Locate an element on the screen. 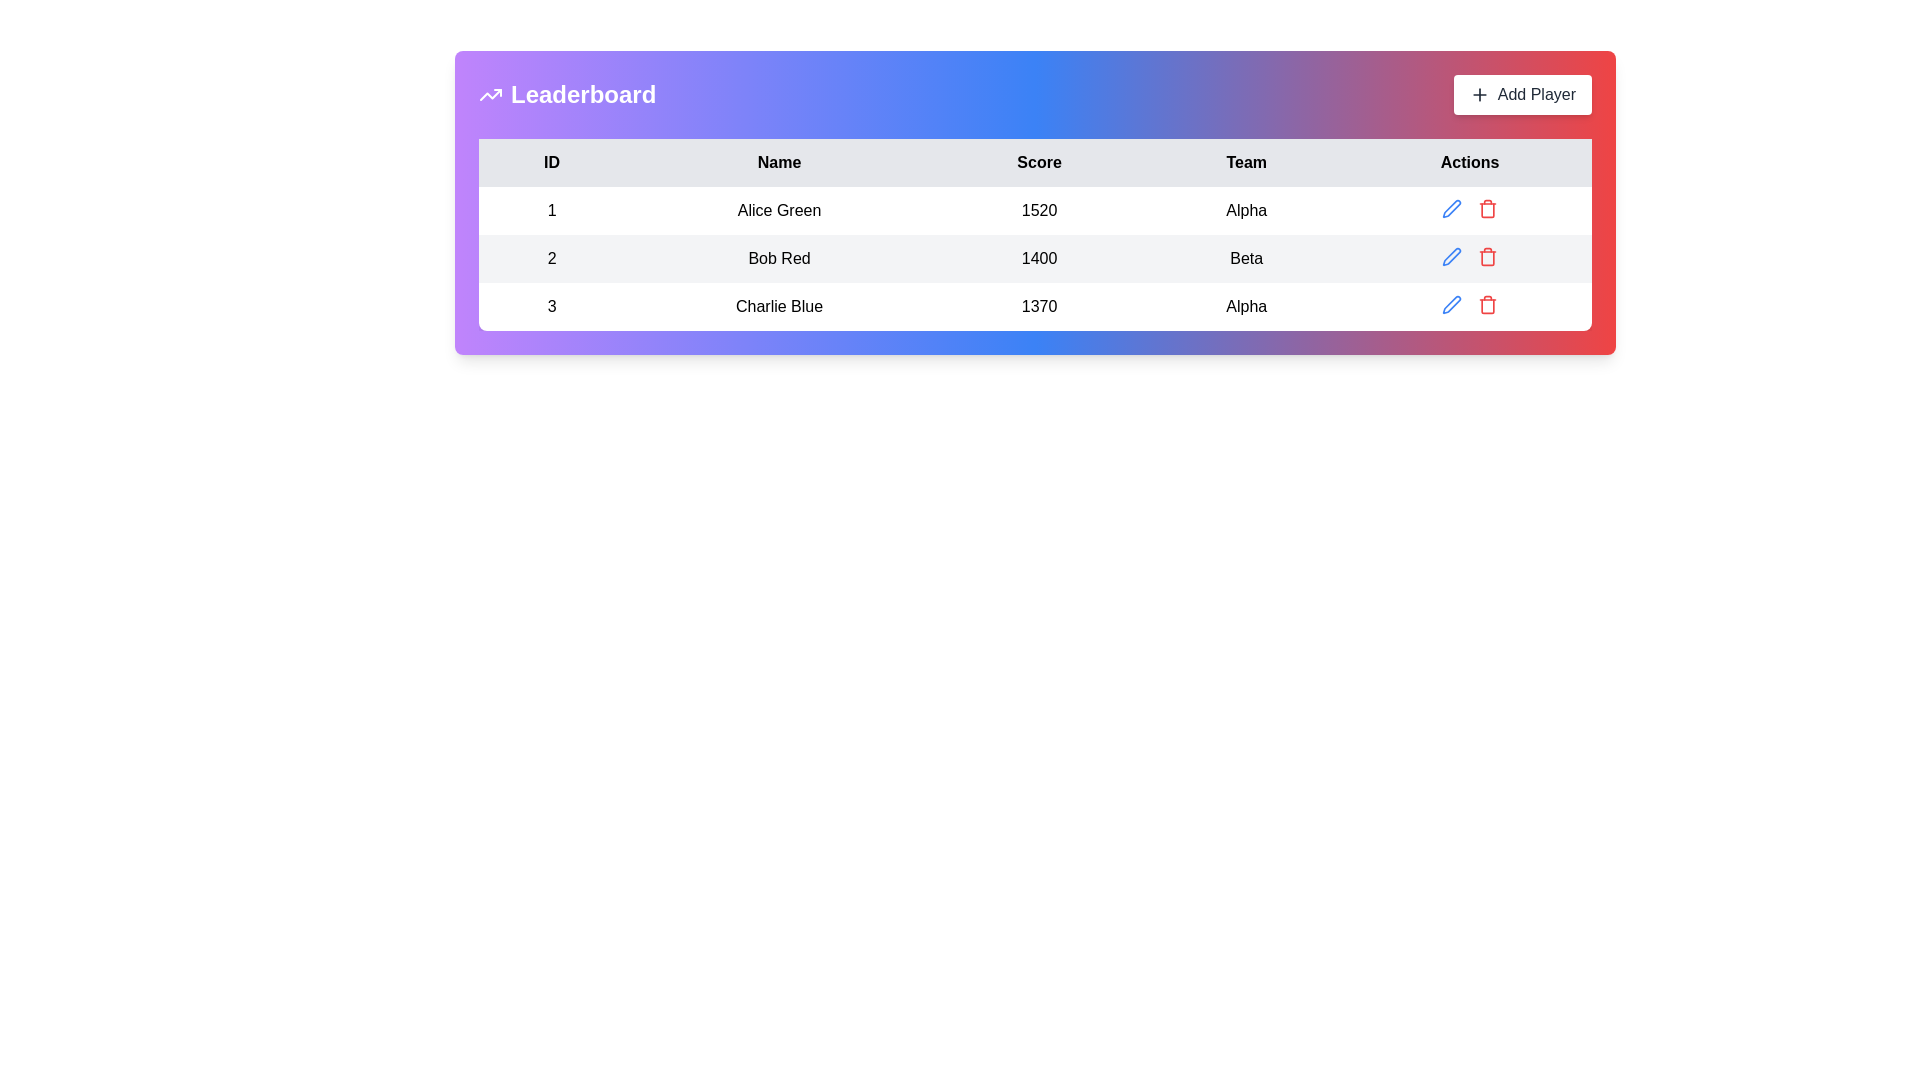 This screenshot has width=1920, height=1080. the text label displaying 'Charlie Blue', located in the second column of the third row under the 'Name' header in the table with a grey background is located at coordinates (778, 307).